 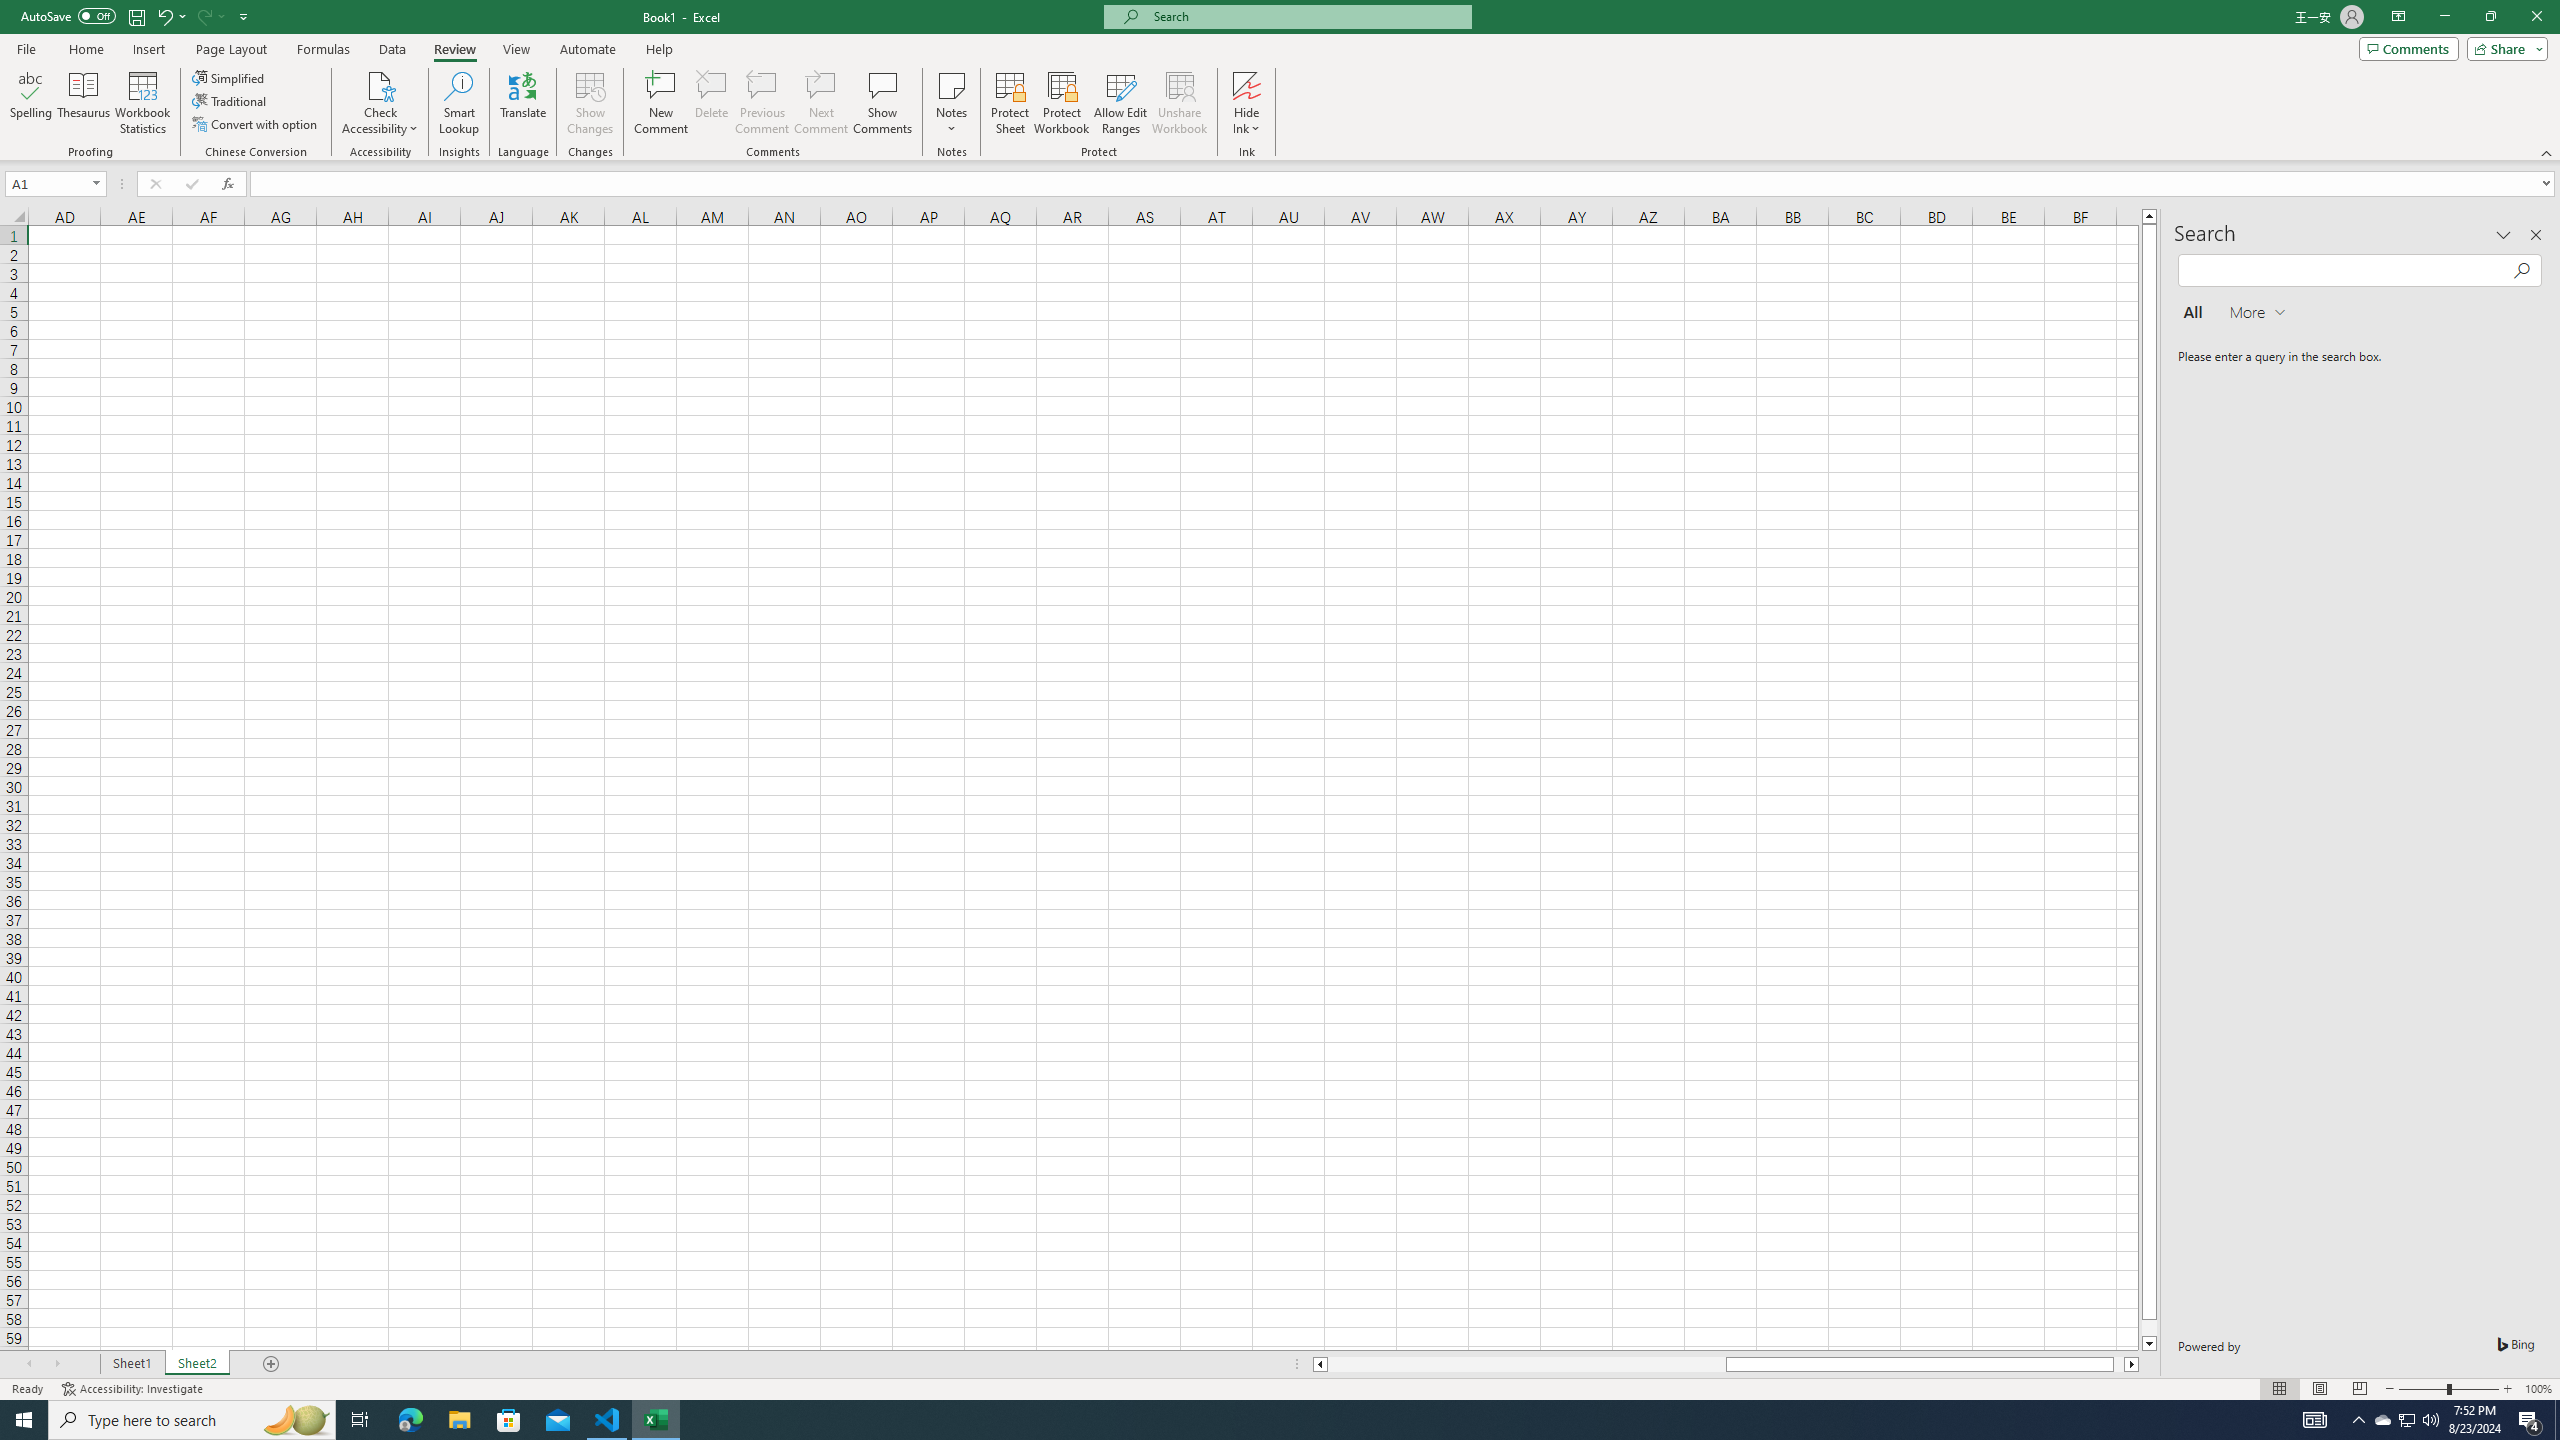 I want to click on 'Workbook Statistics', so click(x=142, y=103).